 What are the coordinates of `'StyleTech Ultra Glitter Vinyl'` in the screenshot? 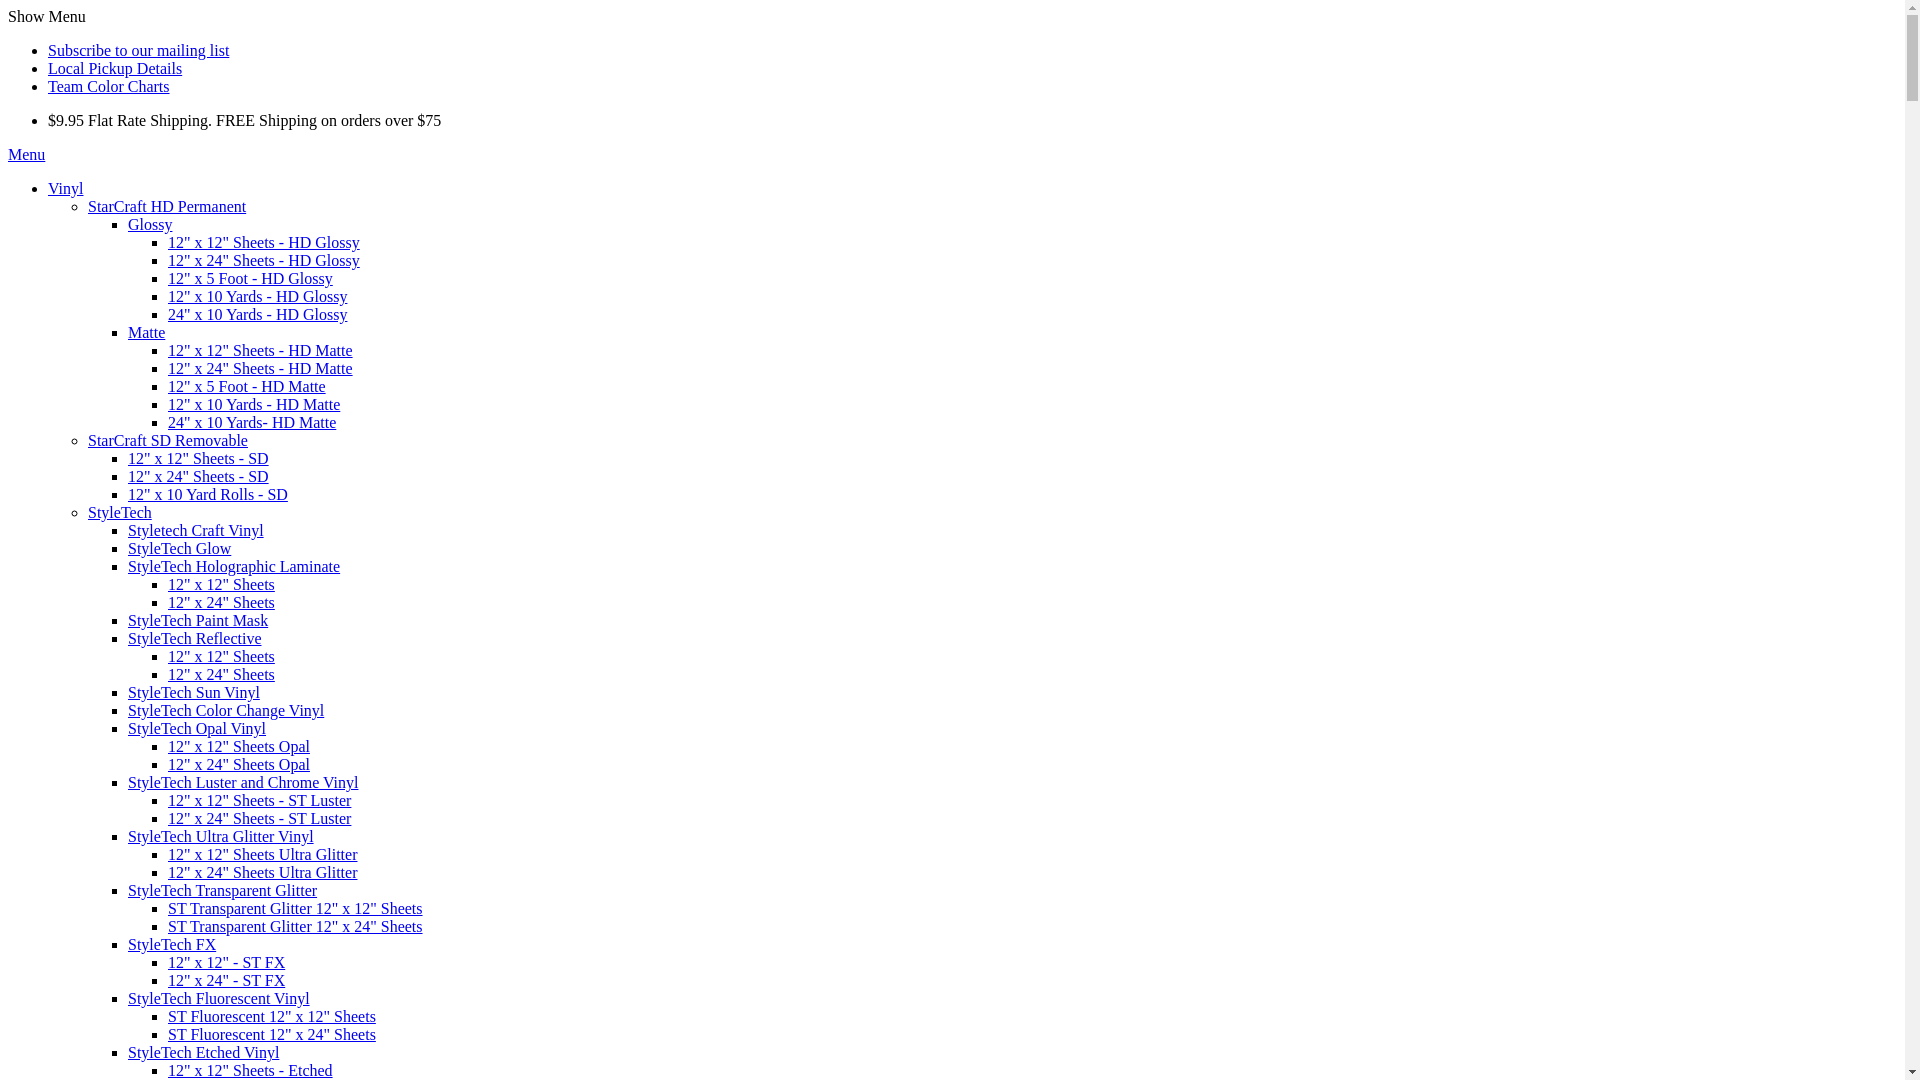 It's located at (220, 836).